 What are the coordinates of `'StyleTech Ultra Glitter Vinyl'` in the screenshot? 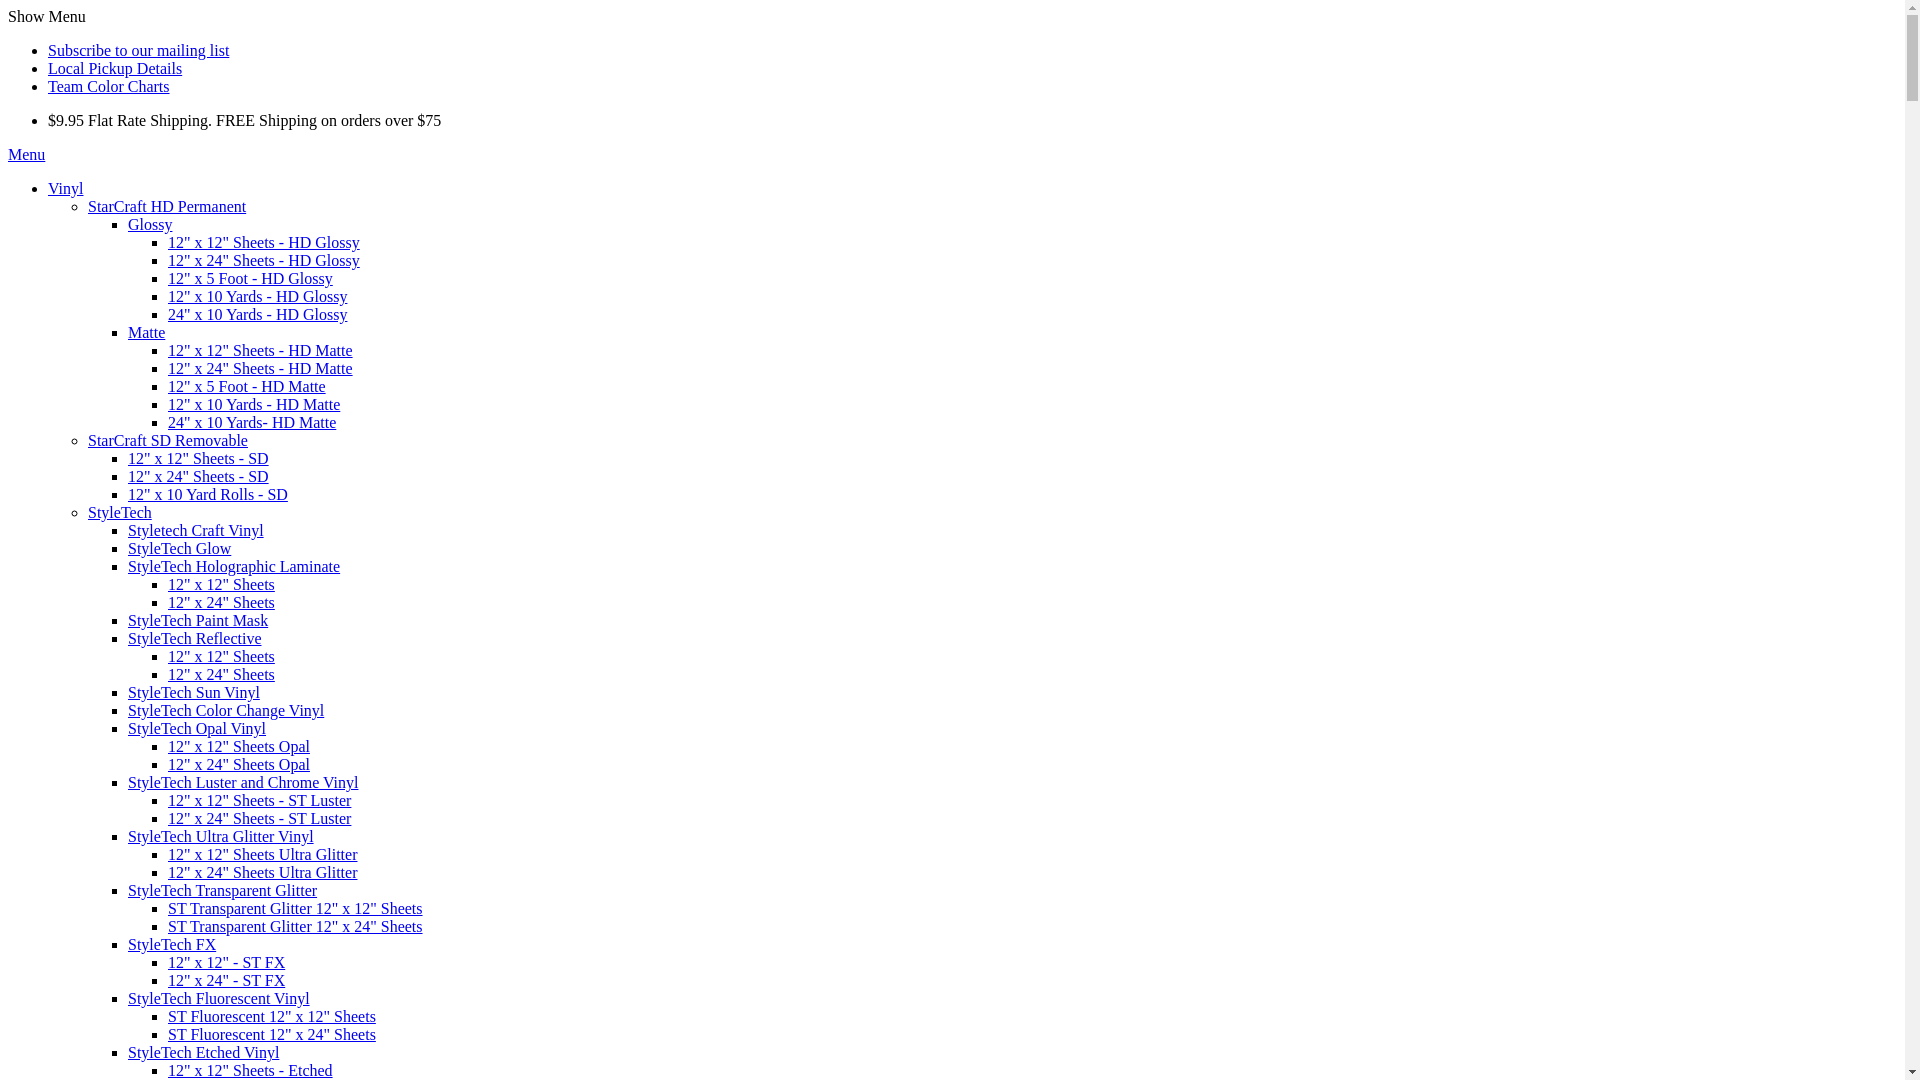 It's located at (220, 836).